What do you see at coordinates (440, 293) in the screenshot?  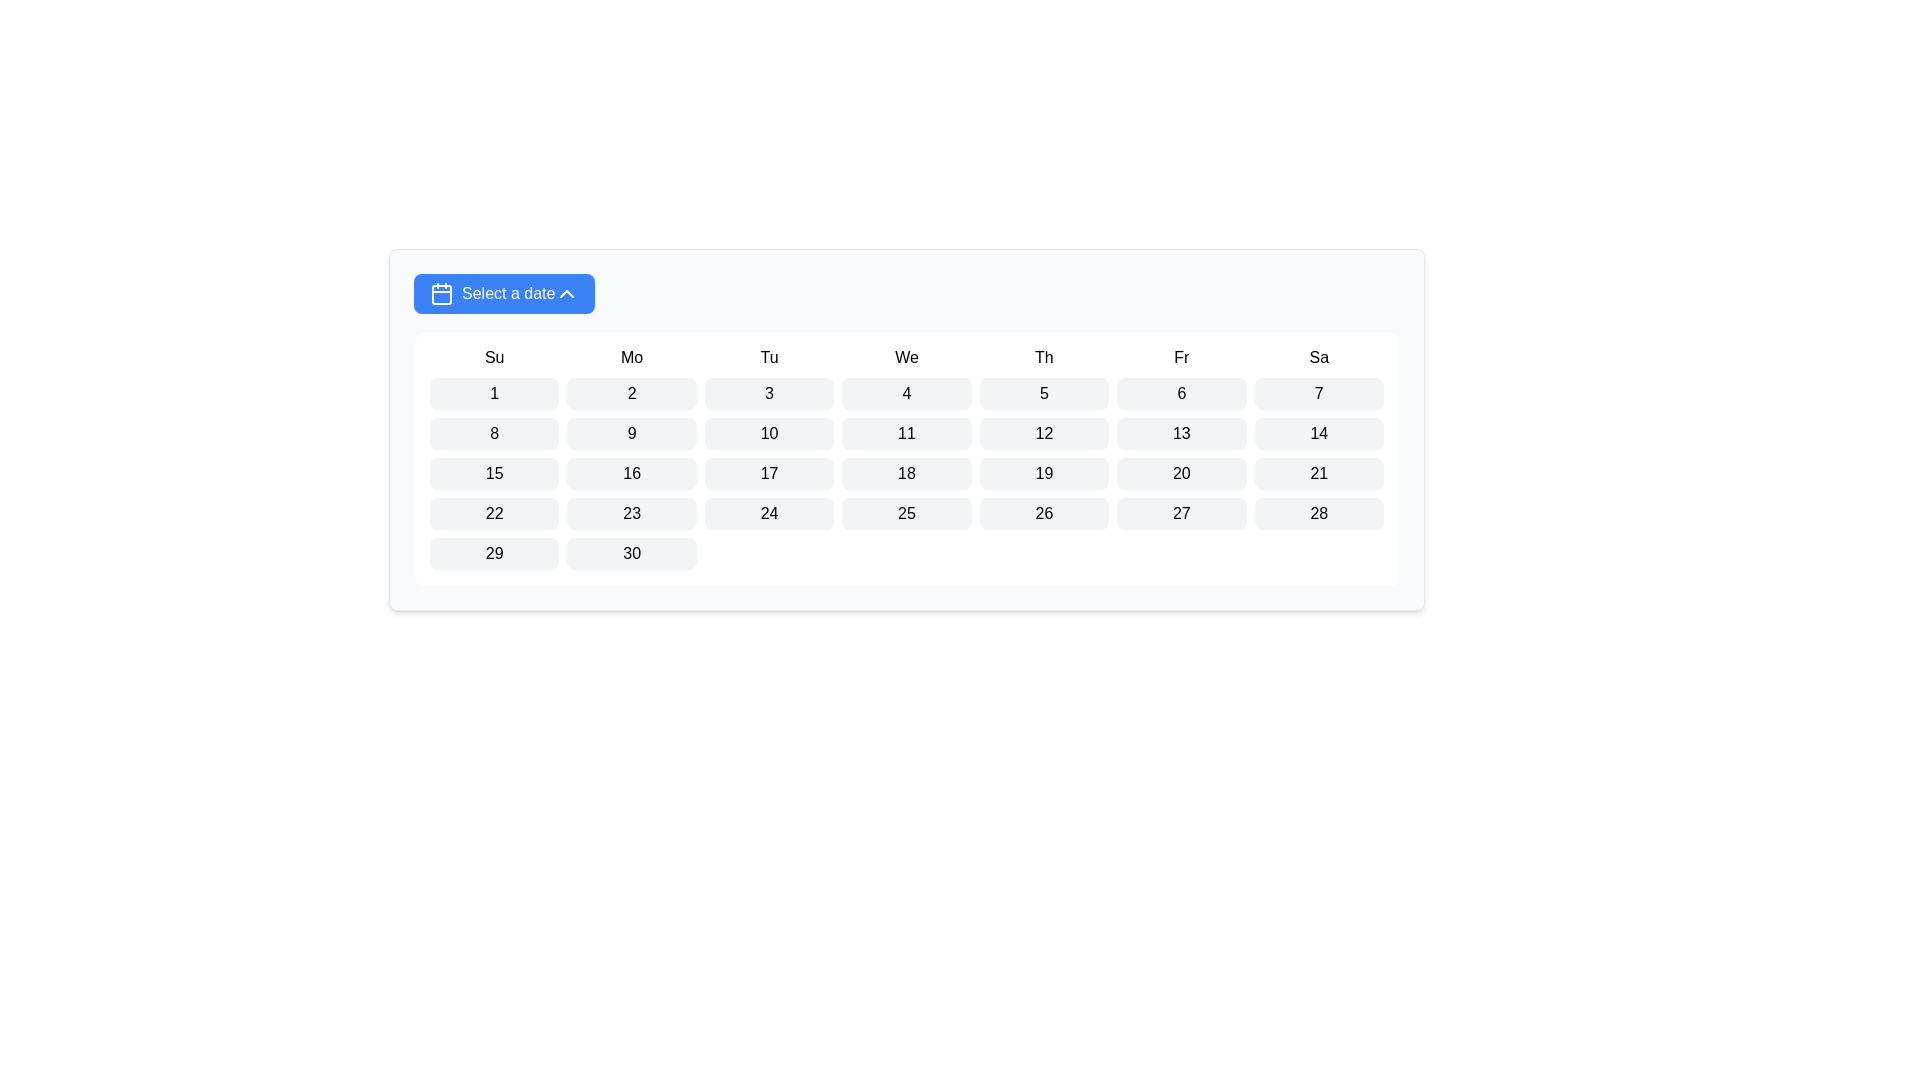 I see `the calendar icon with a blue background and white grid-like strokes, located at the beginning of the layout before the text 'Select a date'` at bounding box center [440, 293].